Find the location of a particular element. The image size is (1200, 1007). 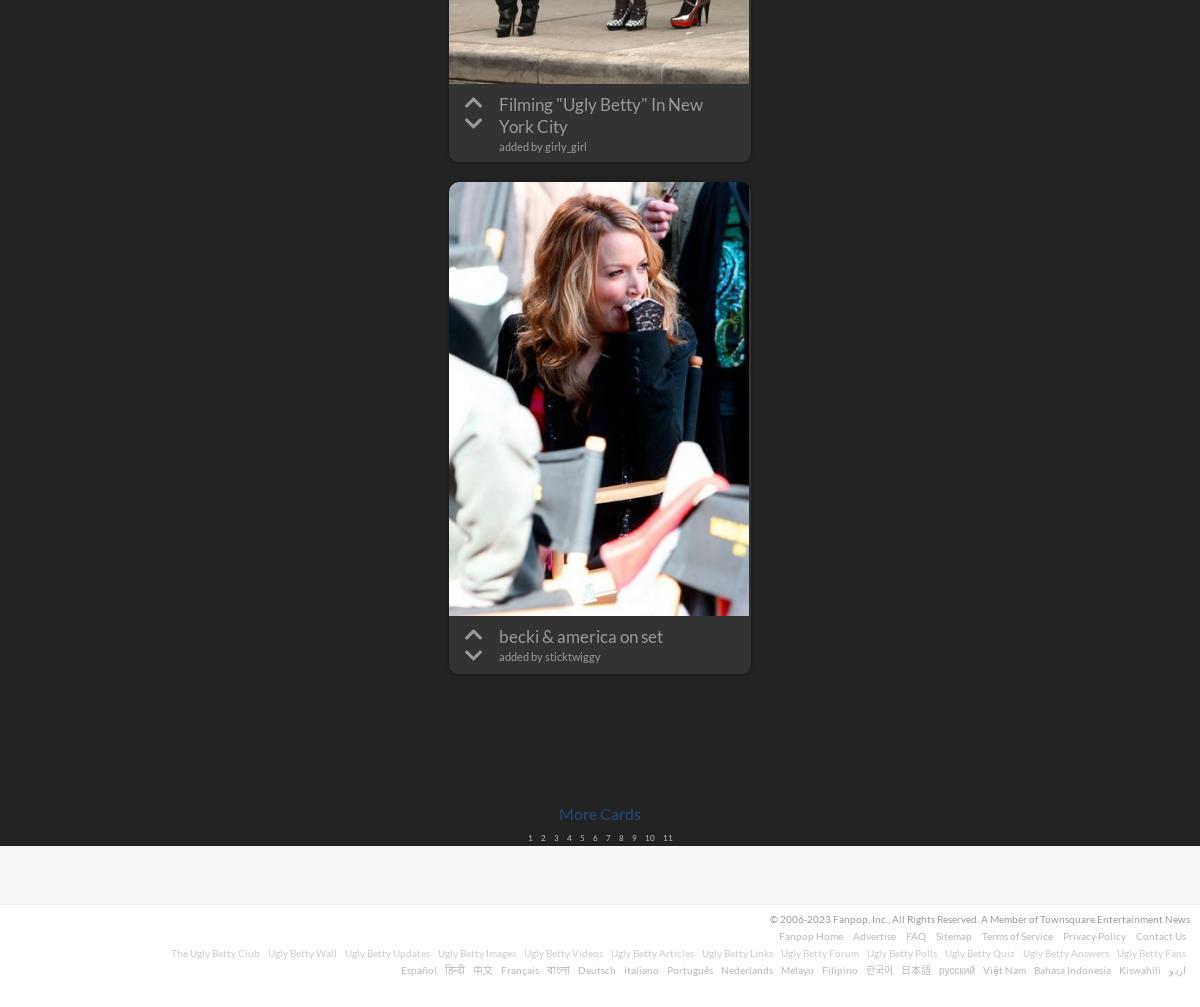

'Filipino' is located at coordinates (839, 969).